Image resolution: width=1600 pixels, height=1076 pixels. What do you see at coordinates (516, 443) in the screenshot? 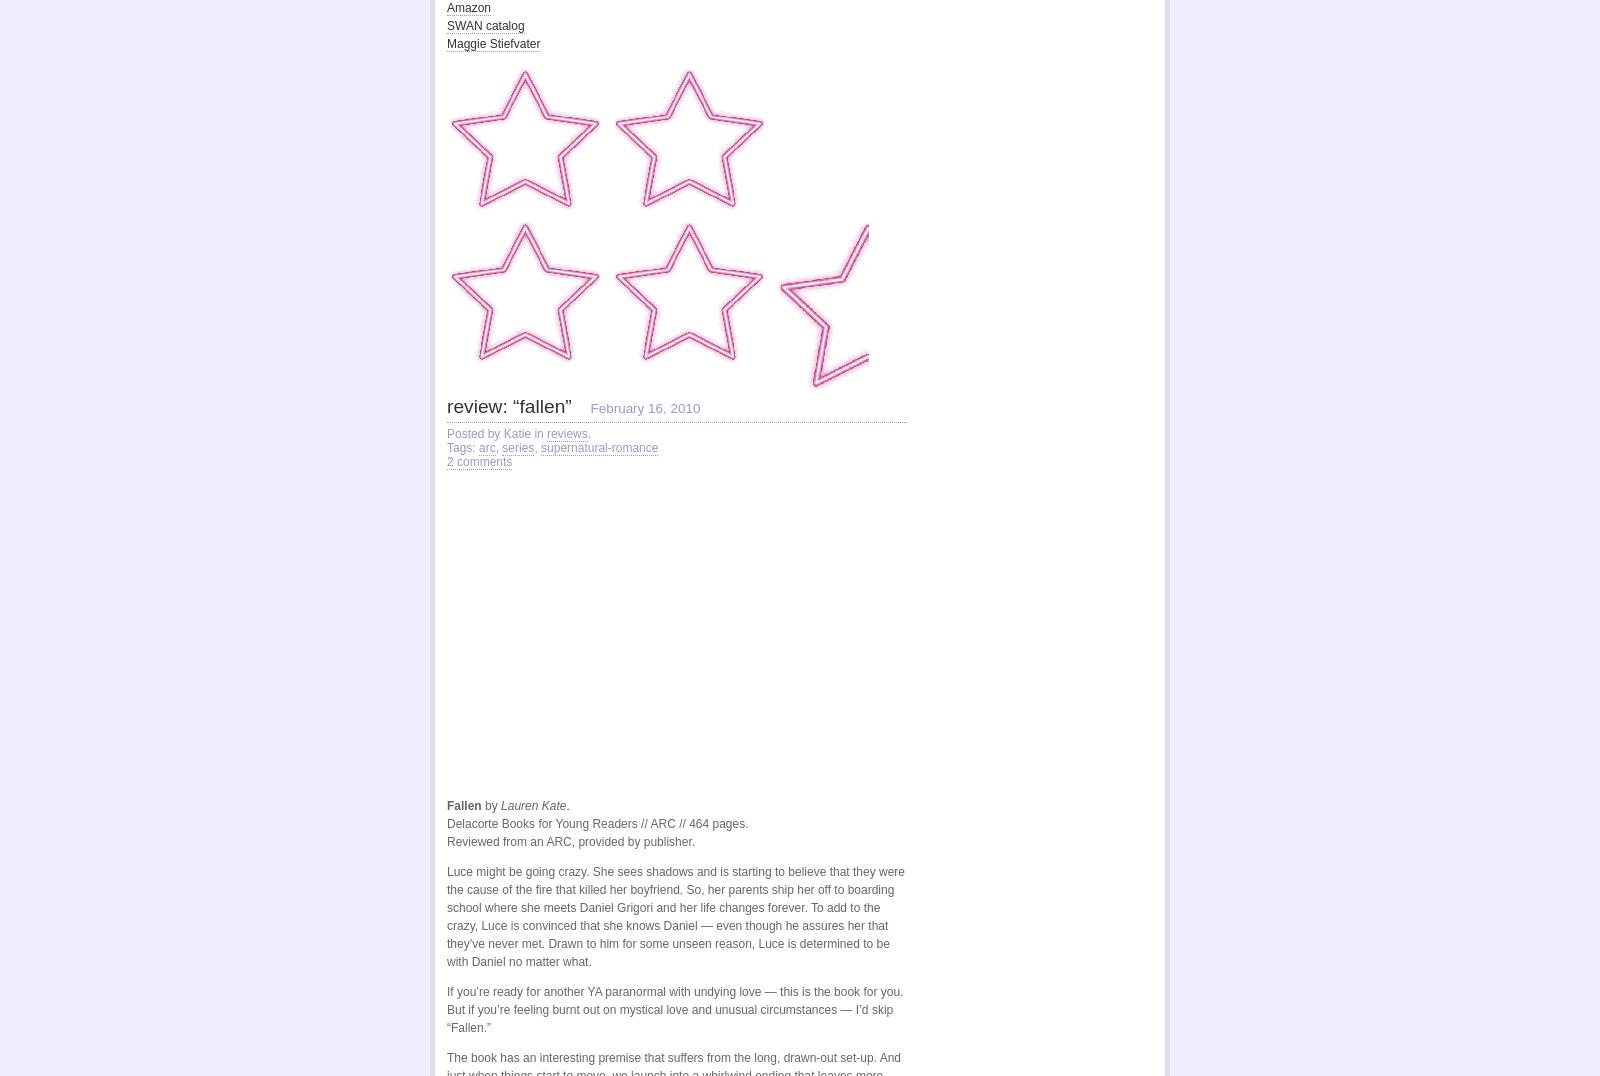
I see `'series'` at bounding box center [516, 443].